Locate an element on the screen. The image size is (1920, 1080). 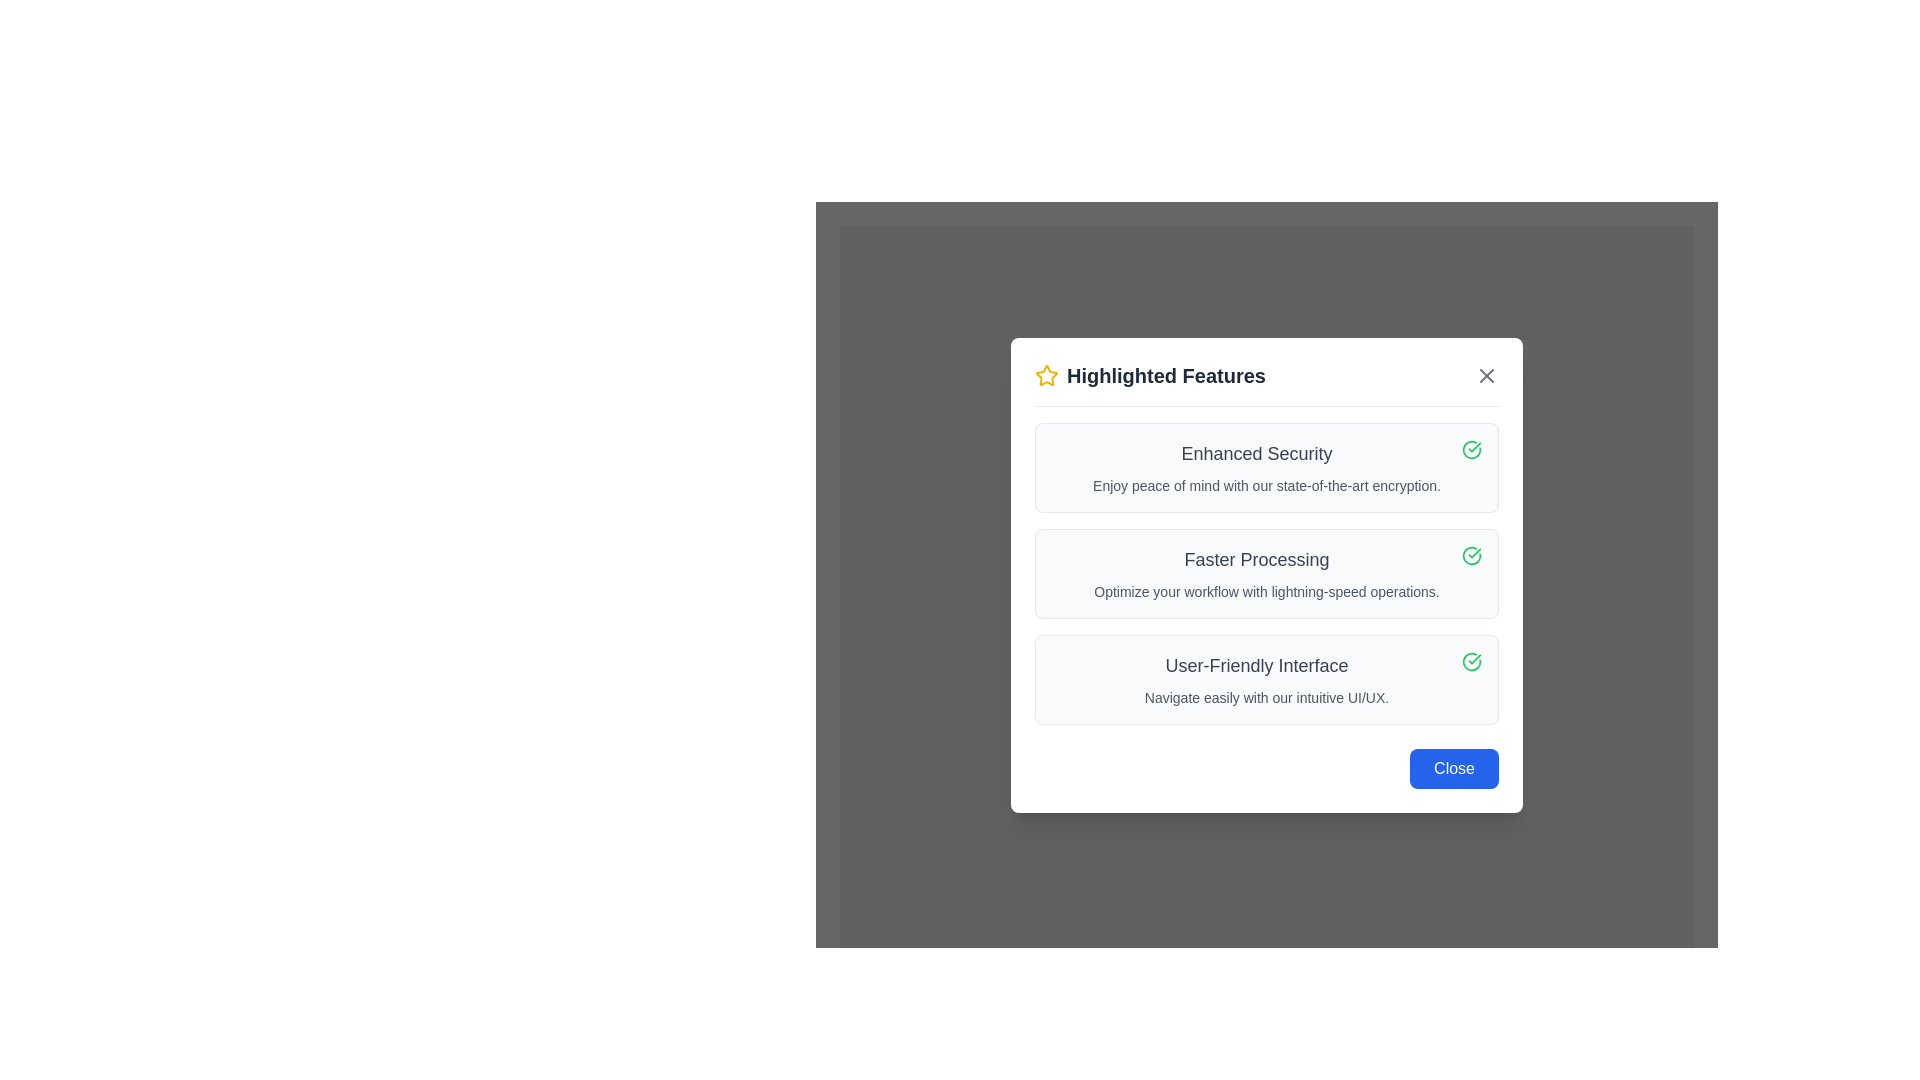
the green-colored check icon with a circular border located at the top-right corner of the 'Enhanced Security' card is located at coordinates (1472, 447).